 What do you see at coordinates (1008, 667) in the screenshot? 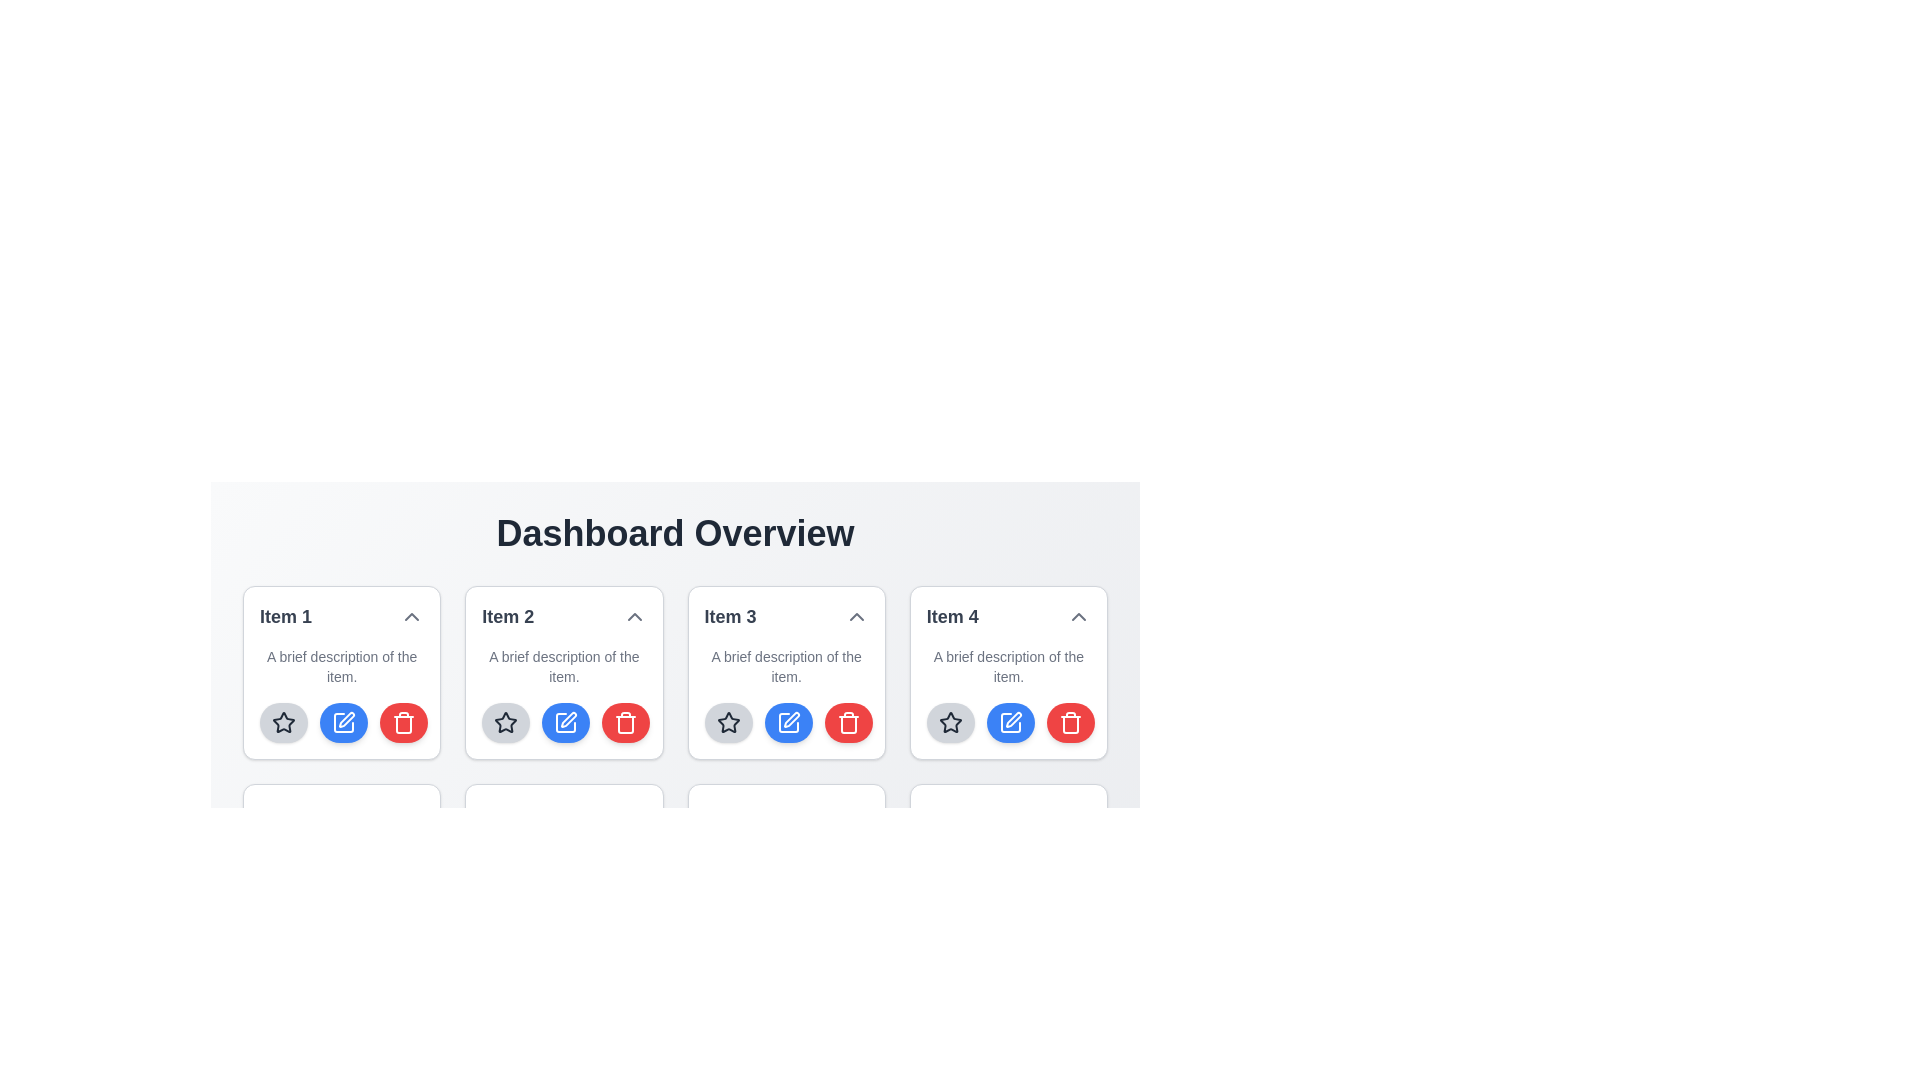
I see `the static text element providing a description for 'Item 4' located within the card layout, positioned below the title section and above the action buttons` at bounding box center [1008, 667].